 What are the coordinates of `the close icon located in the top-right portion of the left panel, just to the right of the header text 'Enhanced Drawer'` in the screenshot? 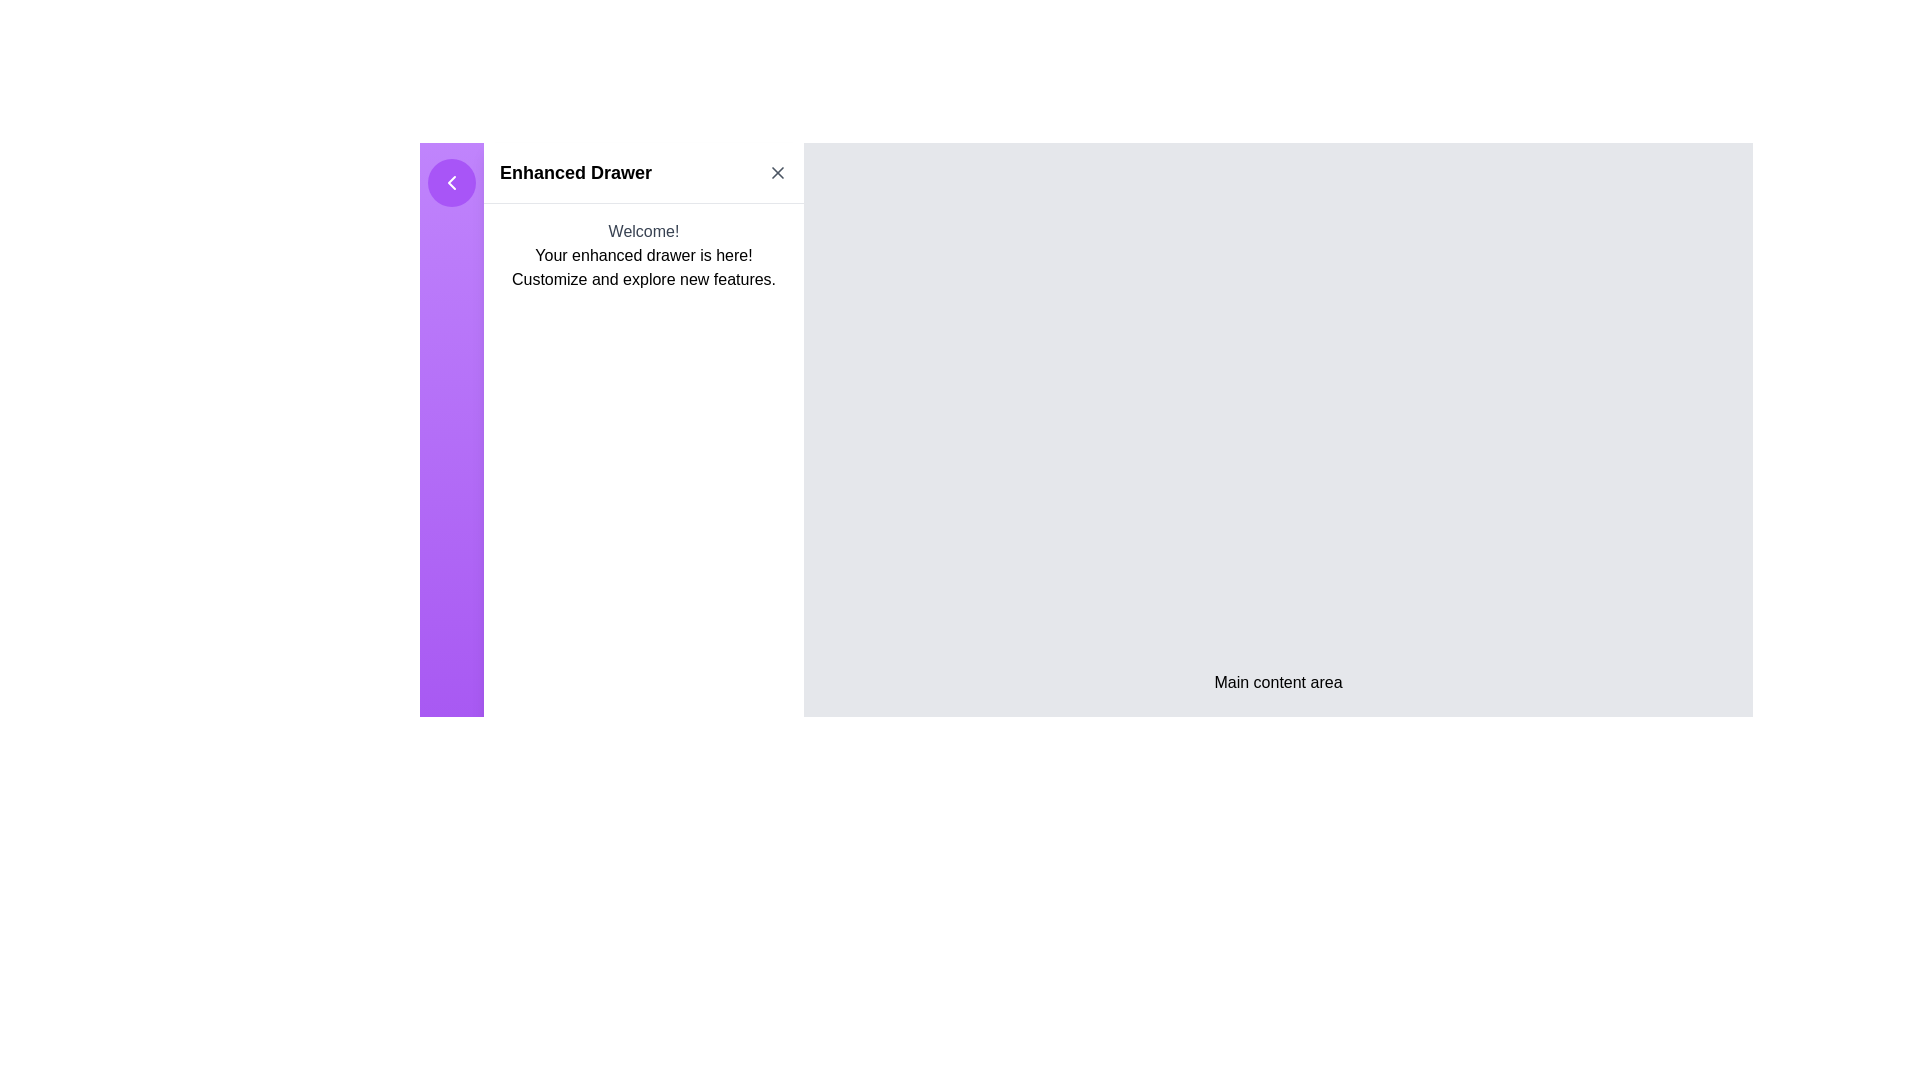 It's located at (776, 172).